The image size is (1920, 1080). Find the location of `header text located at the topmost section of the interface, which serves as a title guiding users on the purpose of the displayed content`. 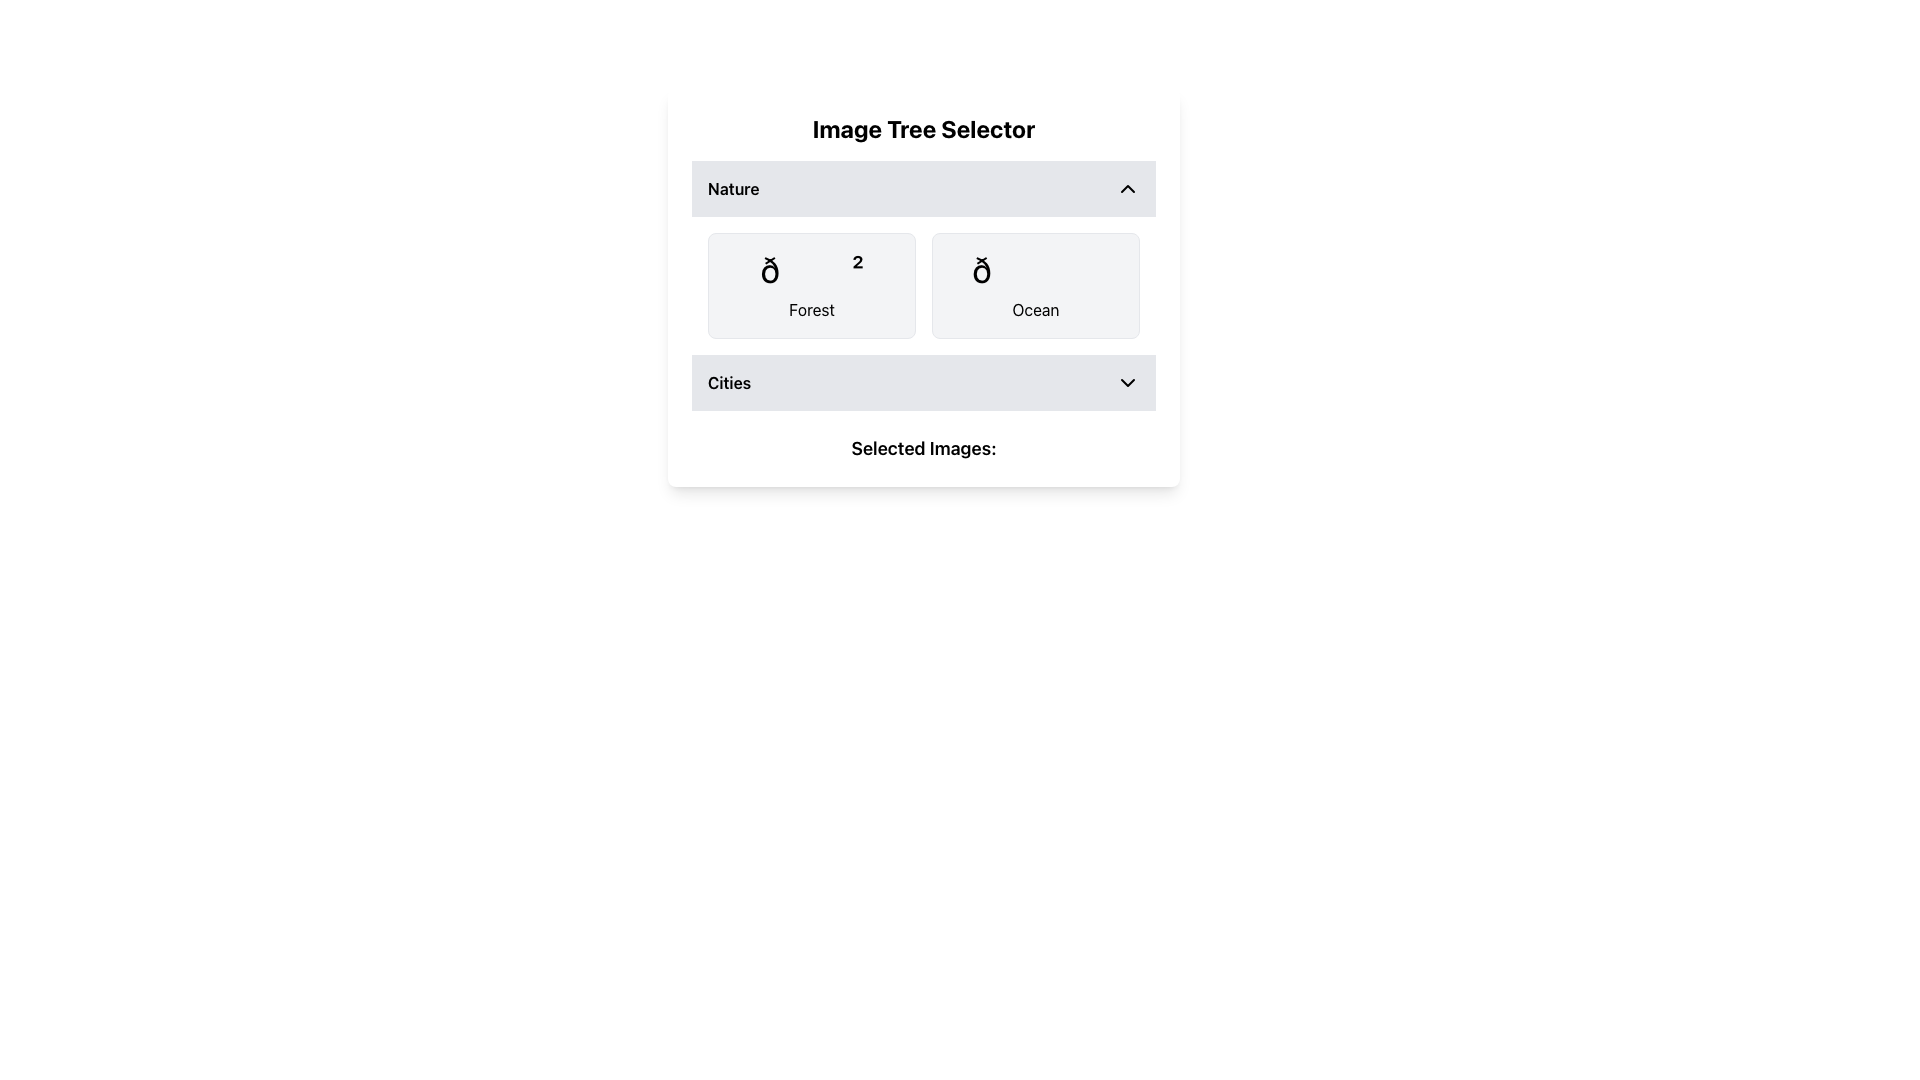

header text located at the topmost section of the interface, which serves as a title guiding users on the purpose of the displayed content is located at coordinates (923, 128).